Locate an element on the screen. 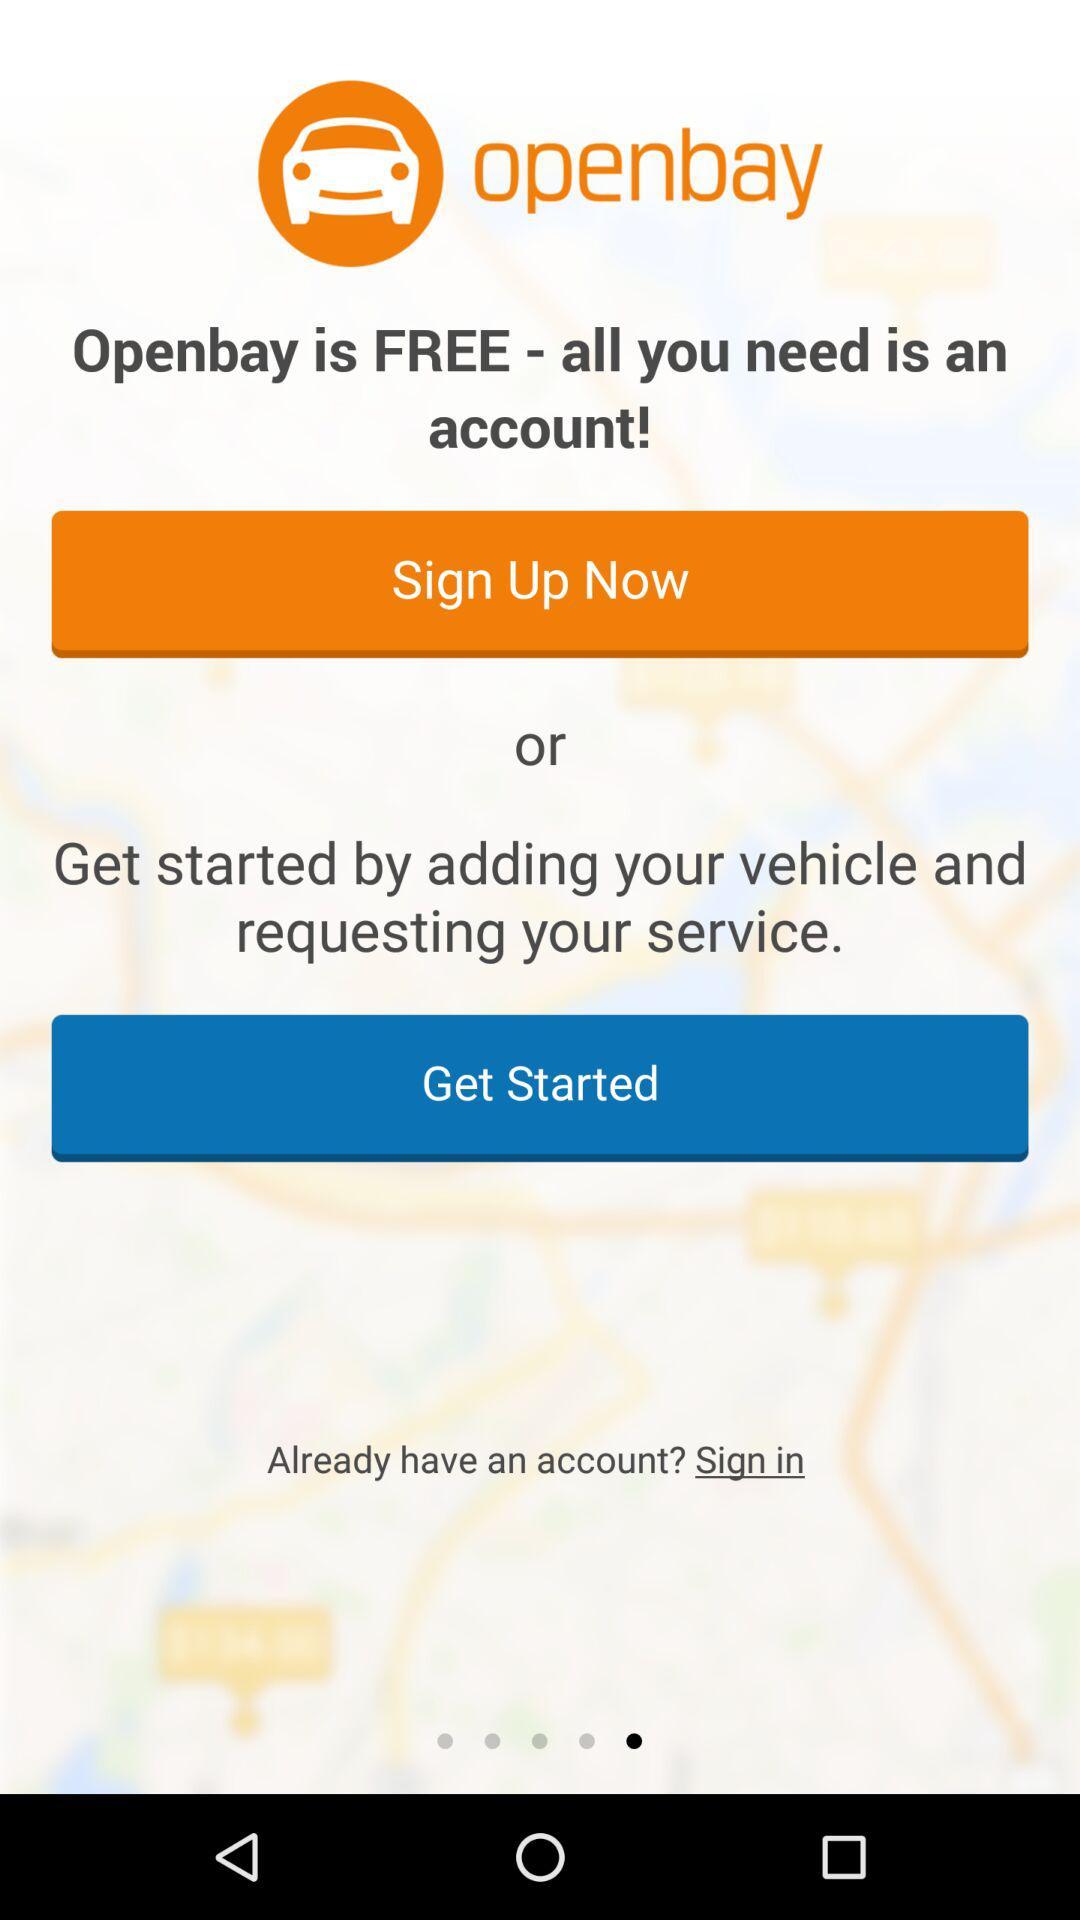 The width and height of the screenshot is (1080, 1920). the item below get started icon is located at coordinates (540, 1458).